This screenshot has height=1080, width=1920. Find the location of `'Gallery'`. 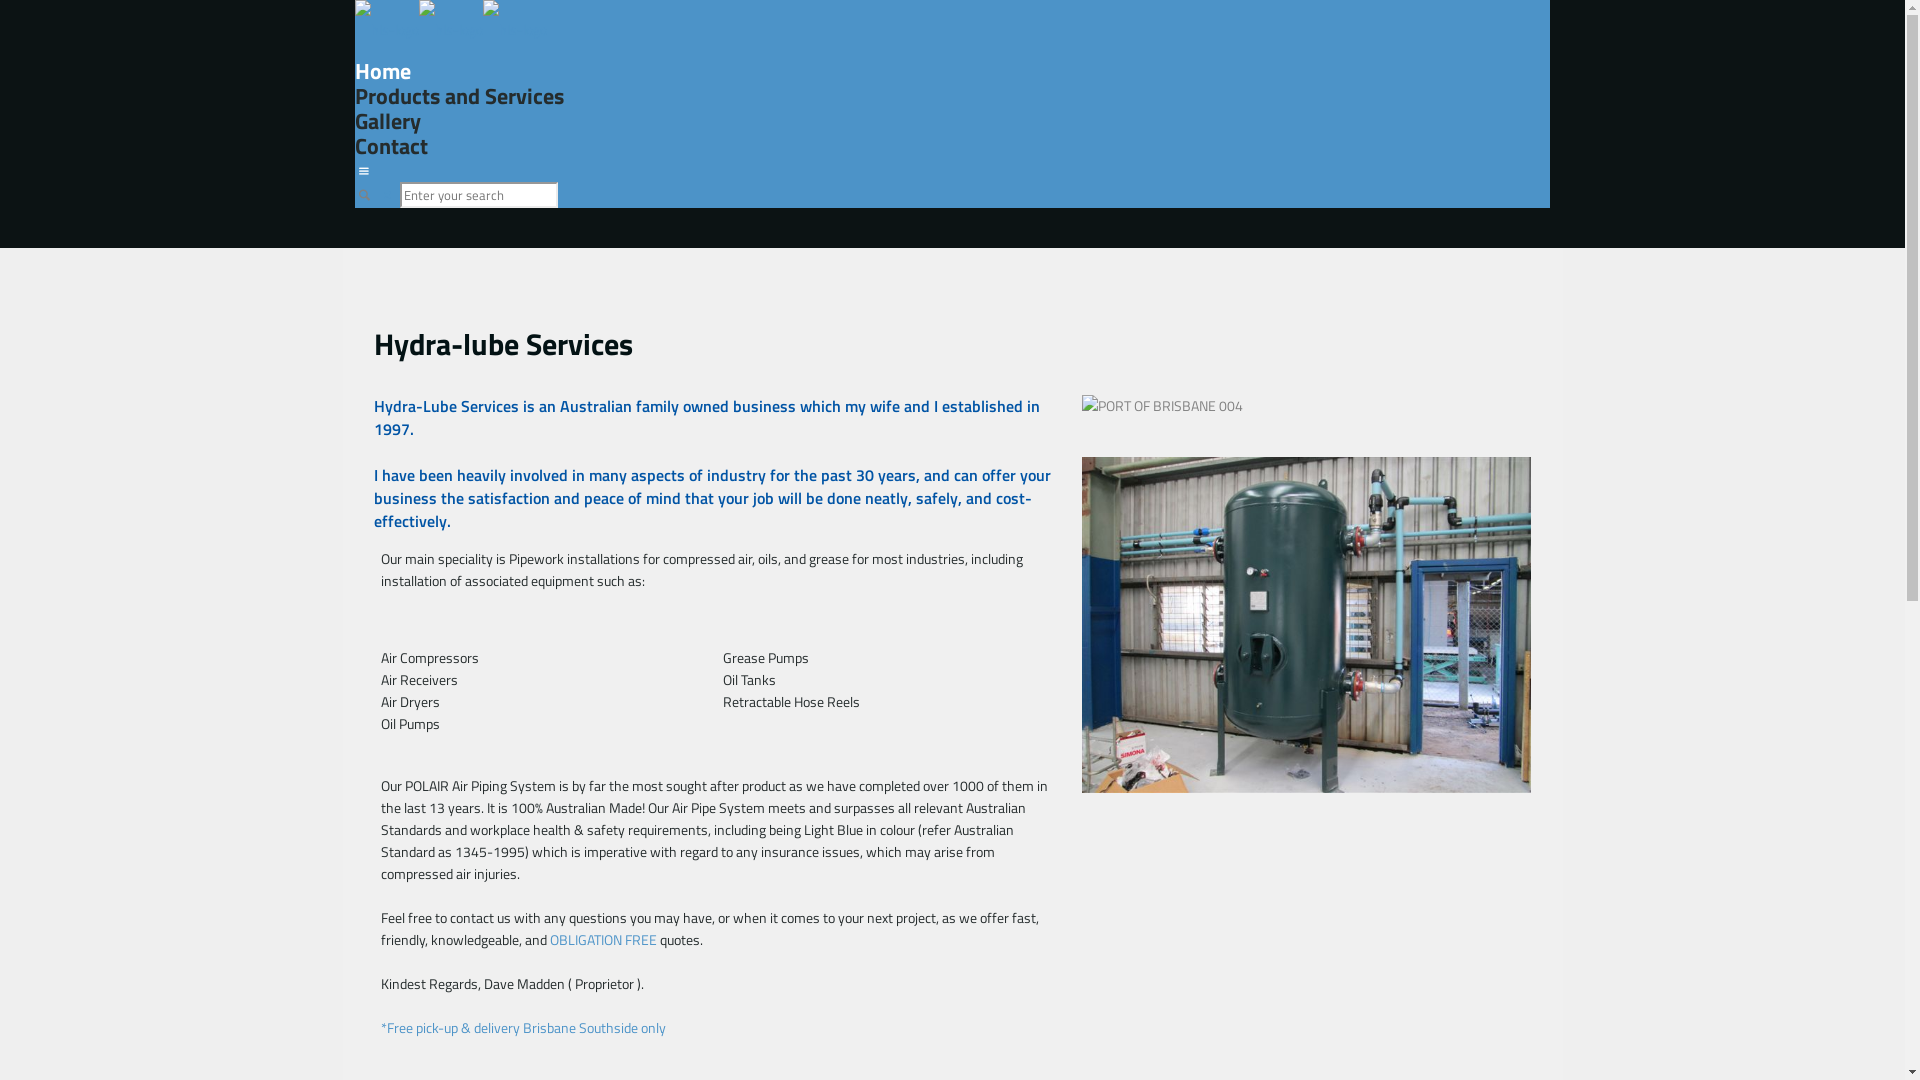

'Gallery' is located at coordinates (388, 120).